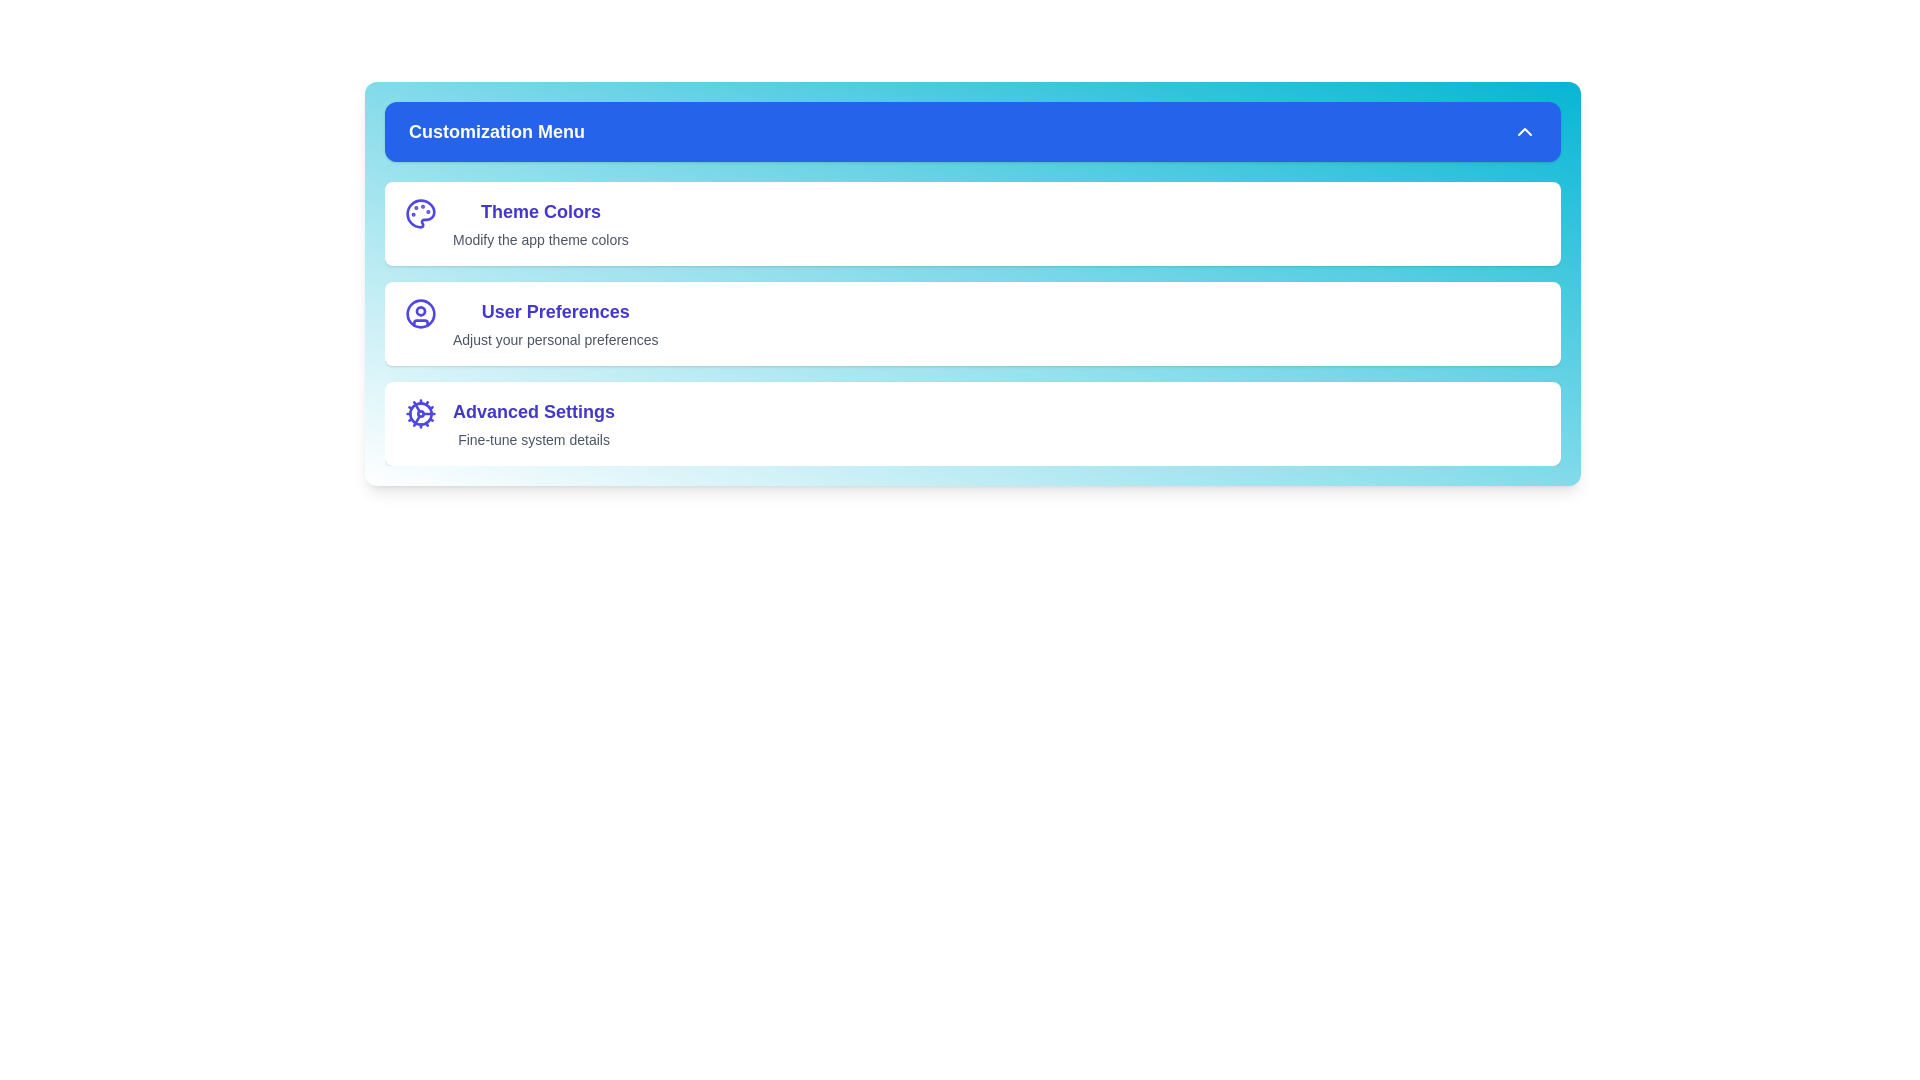 Image resolution: width=1920 pixels, height=1080 pixels. I want to click on the icon corresponding to Advanced Settings, so click(420, 412).